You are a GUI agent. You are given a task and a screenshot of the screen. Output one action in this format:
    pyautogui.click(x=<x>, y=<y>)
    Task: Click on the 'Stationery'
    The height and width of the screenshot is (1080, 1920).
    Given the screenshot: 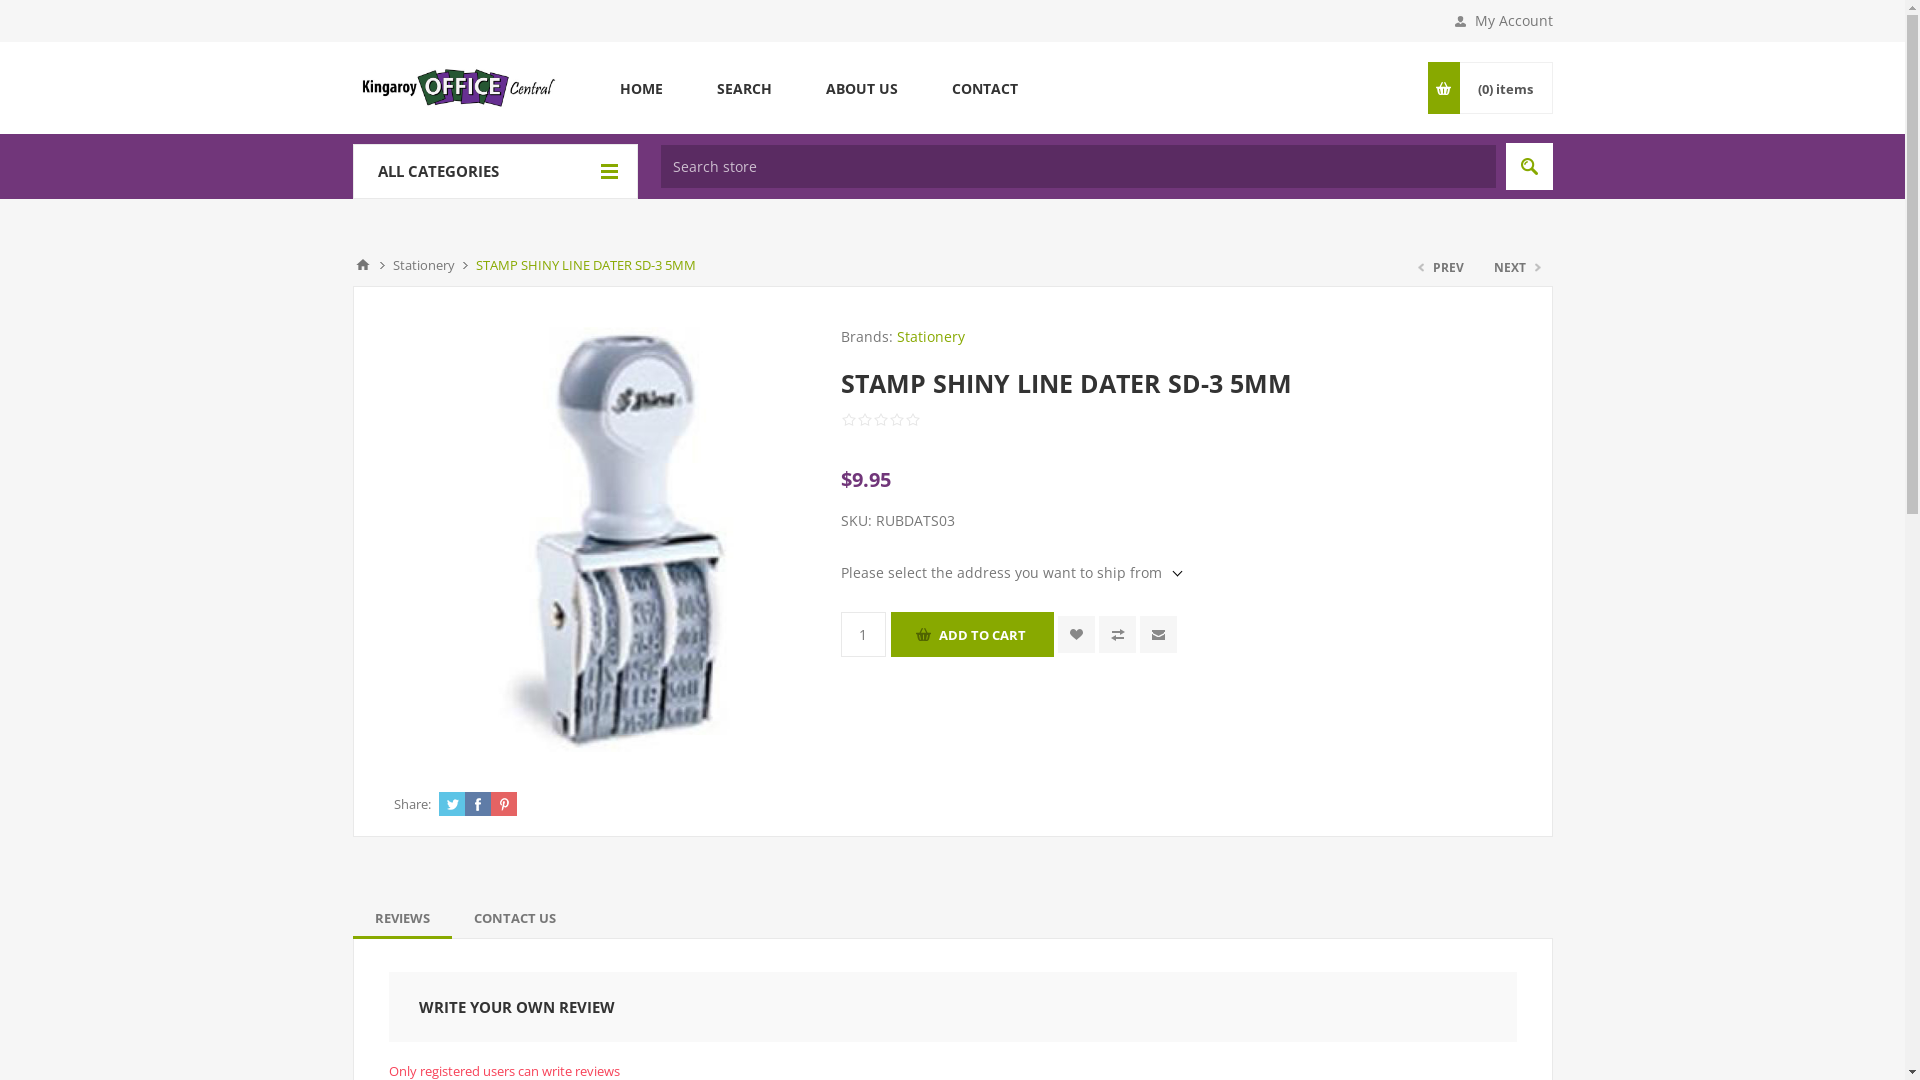 What is the action you would take?
    pyautogui.click(x=421, y=264)
    